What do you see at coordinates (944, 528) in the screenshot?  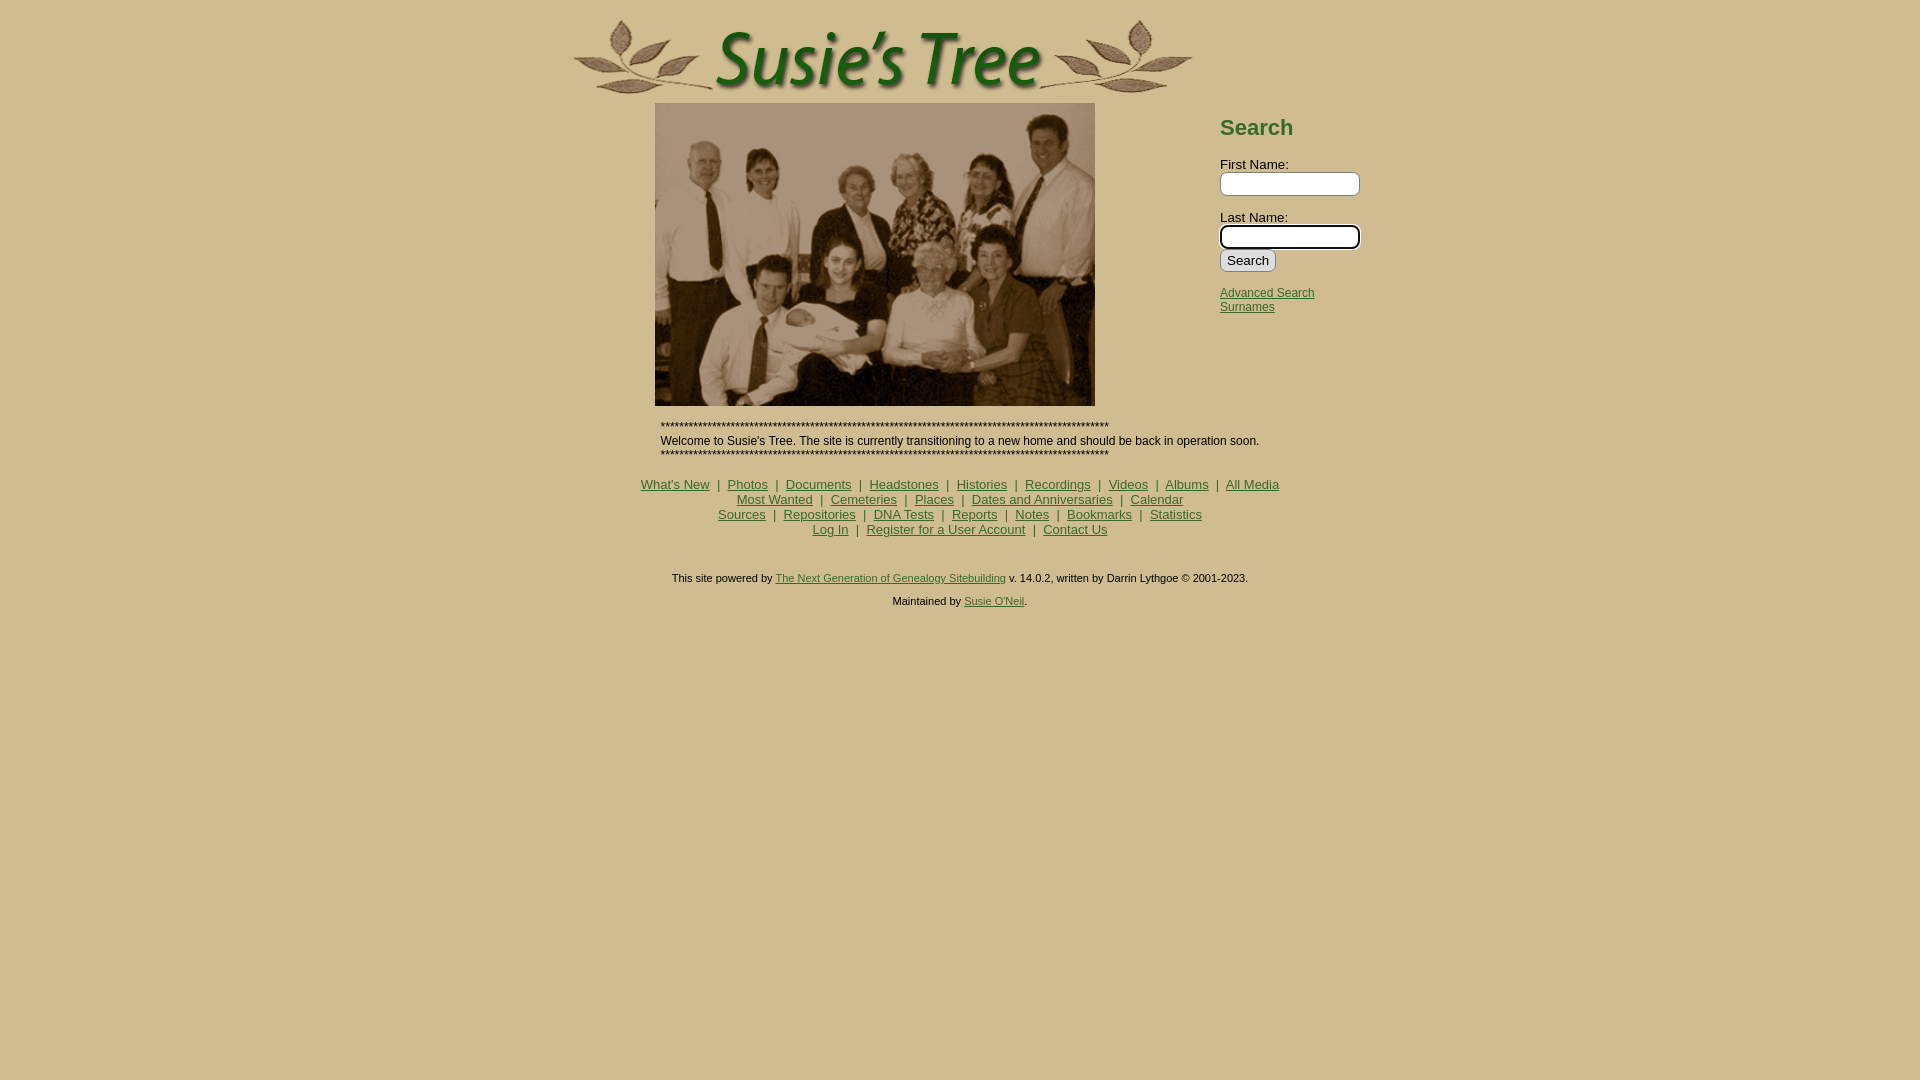 I see `'Register for a User Account'` at bounding box center [944, 528].